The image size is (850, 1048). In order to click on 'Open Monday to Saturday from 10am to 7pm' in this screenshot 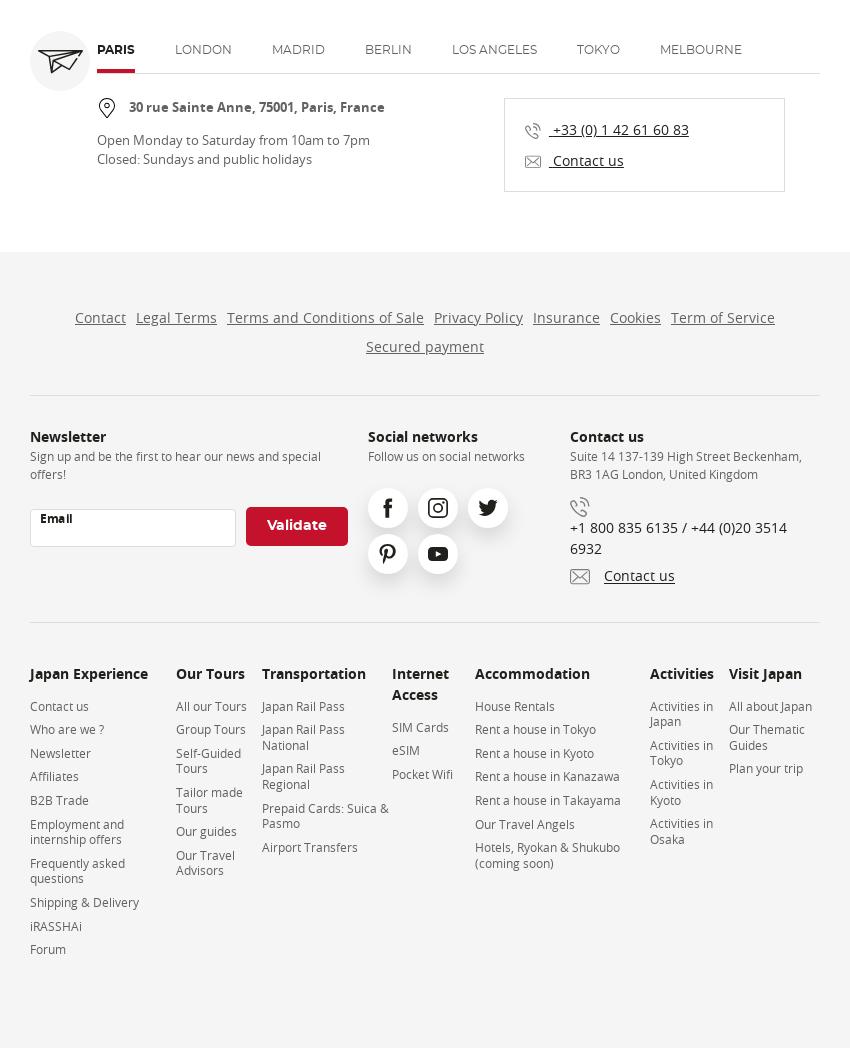, I will do `click(233, 139)`.